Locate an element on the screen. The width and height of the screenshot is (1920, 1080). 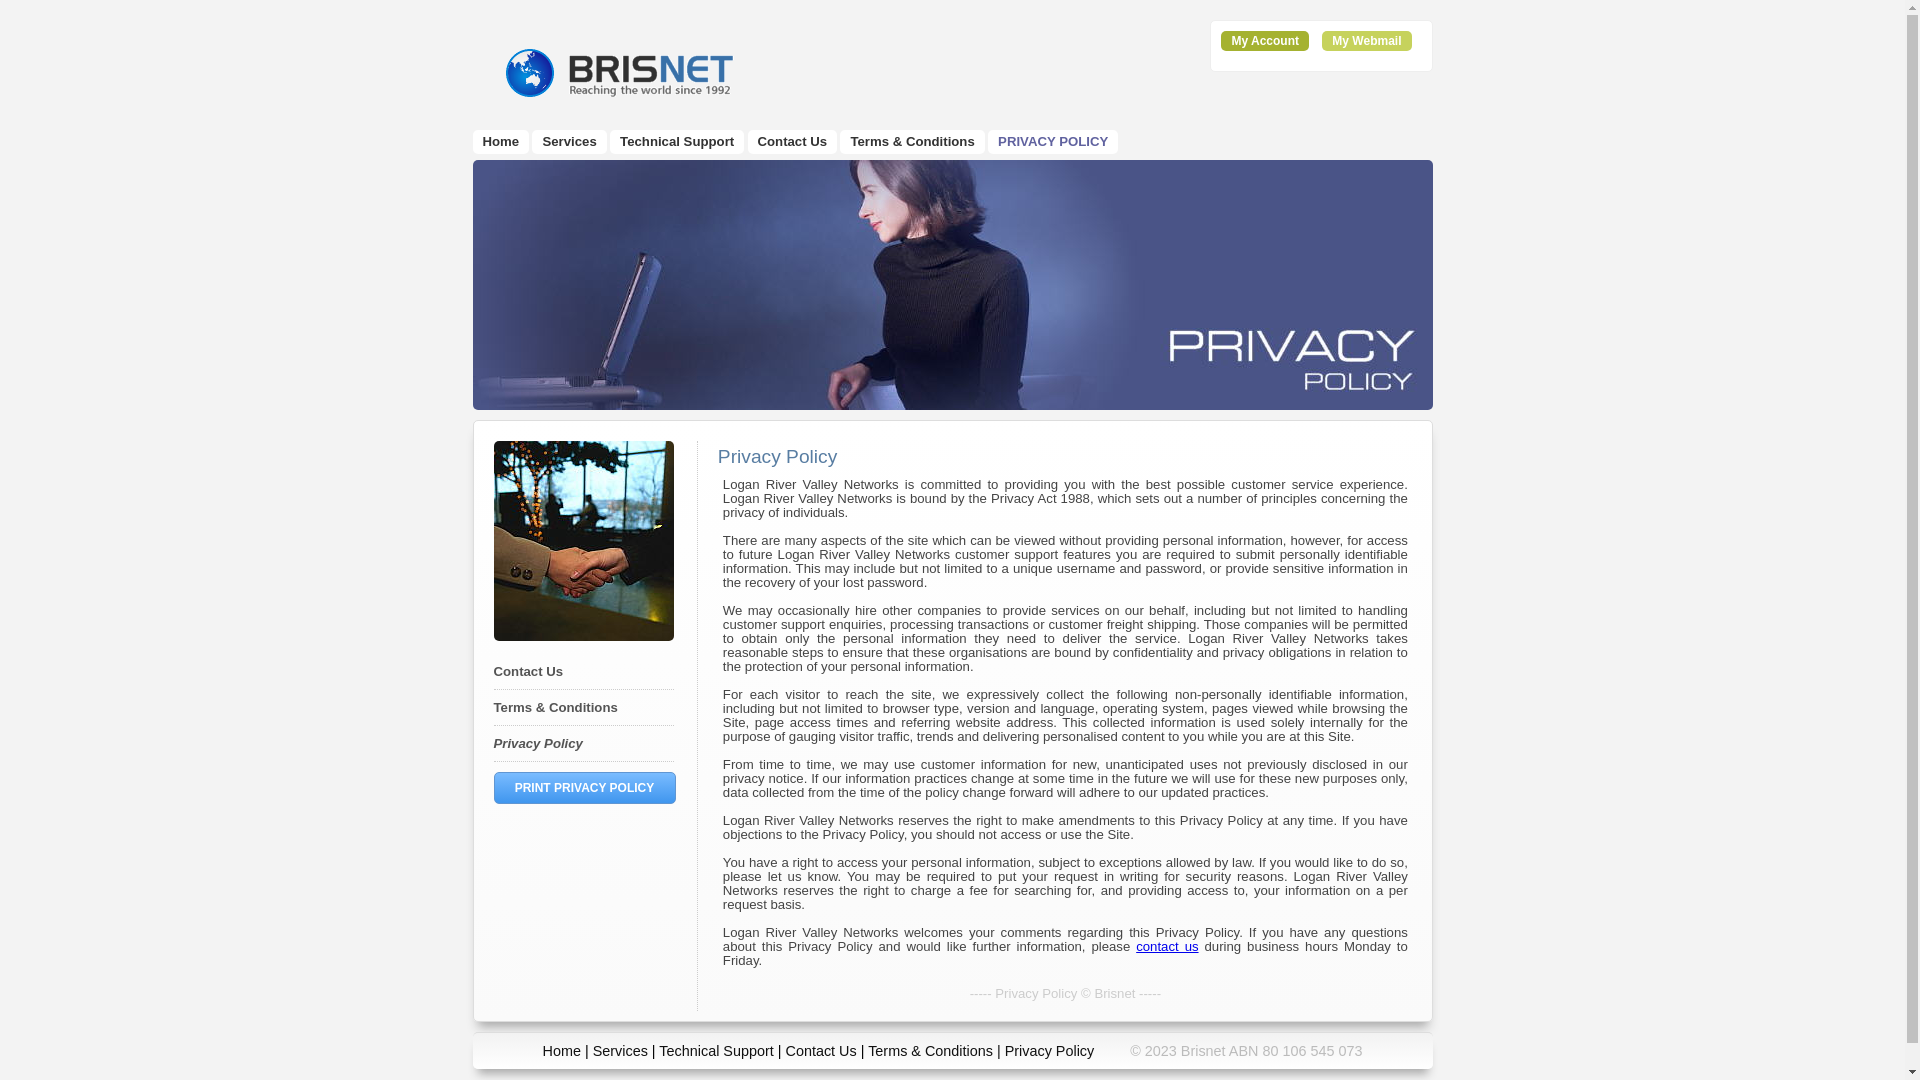
'Terms & Conditions' is located at coordinates (556, 706).